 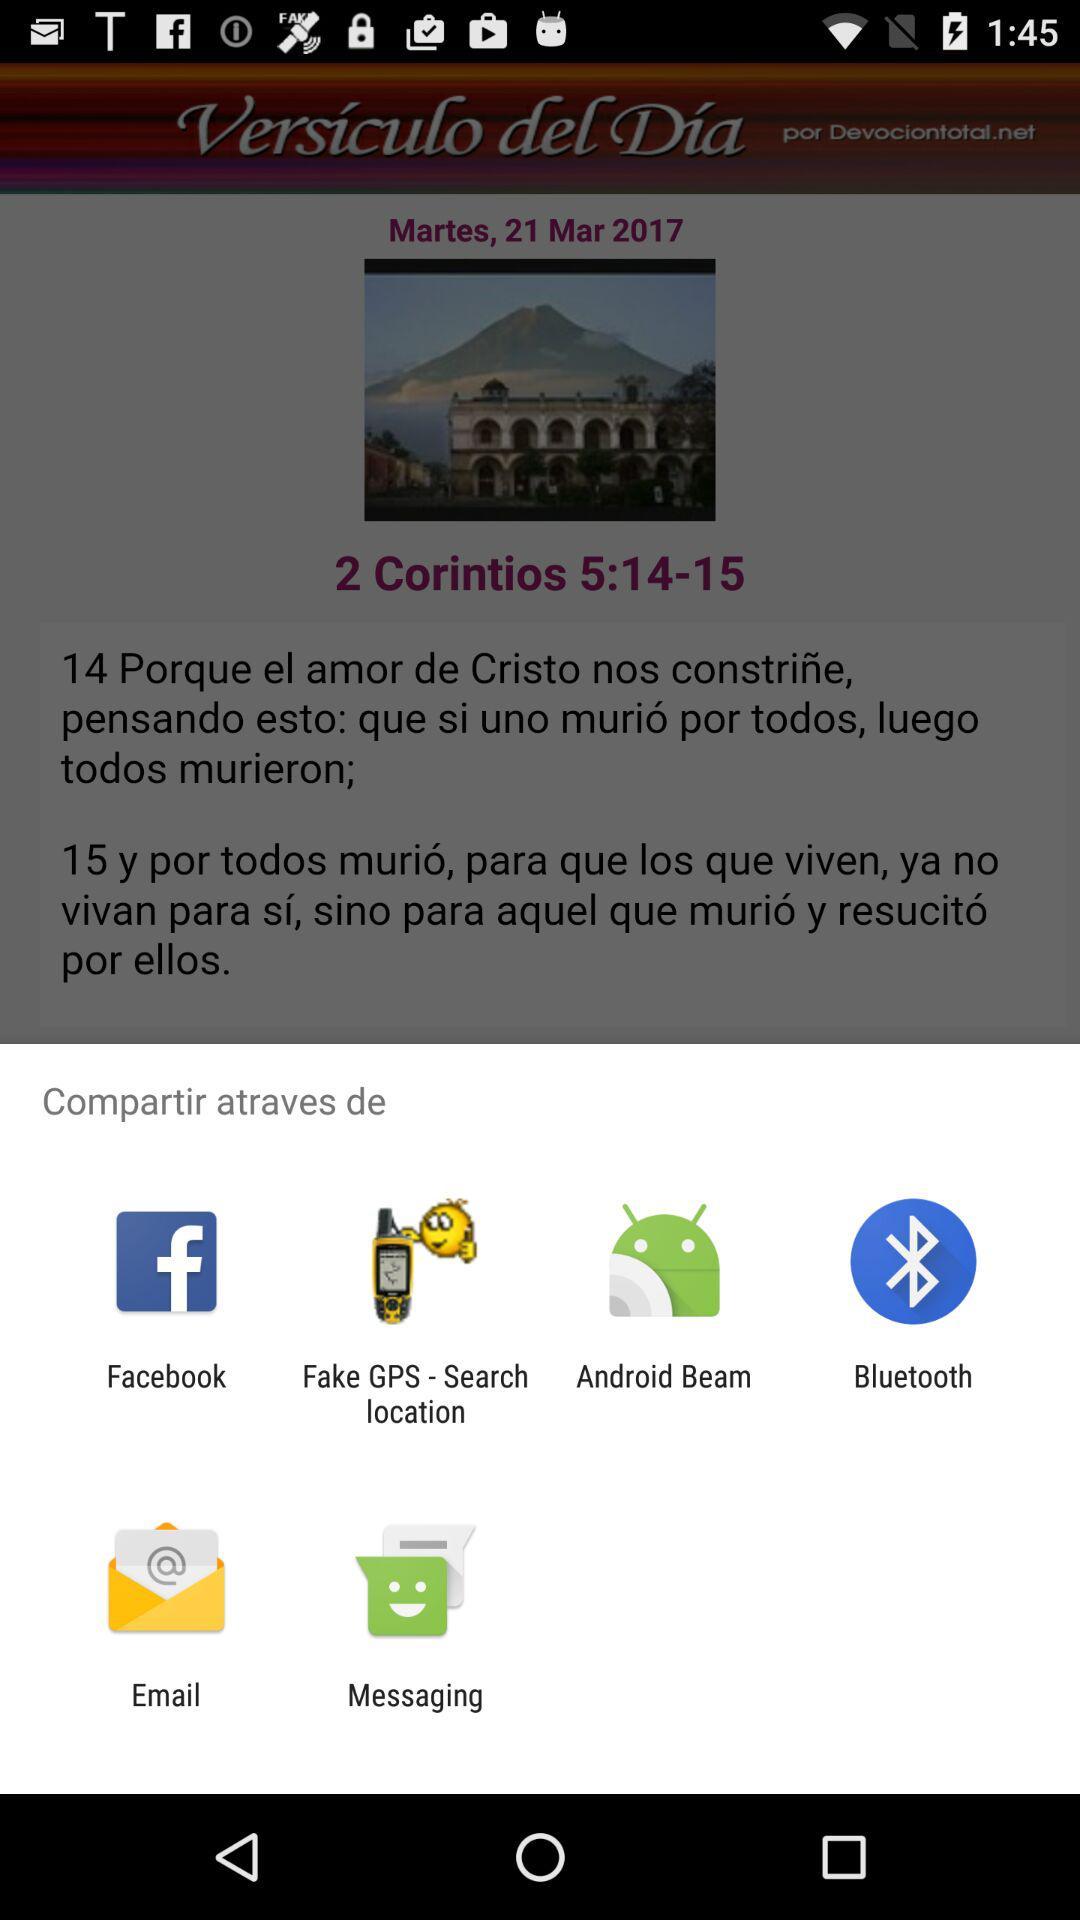 I want to click on the bluetooth icon, so click(x=913, y=1392).